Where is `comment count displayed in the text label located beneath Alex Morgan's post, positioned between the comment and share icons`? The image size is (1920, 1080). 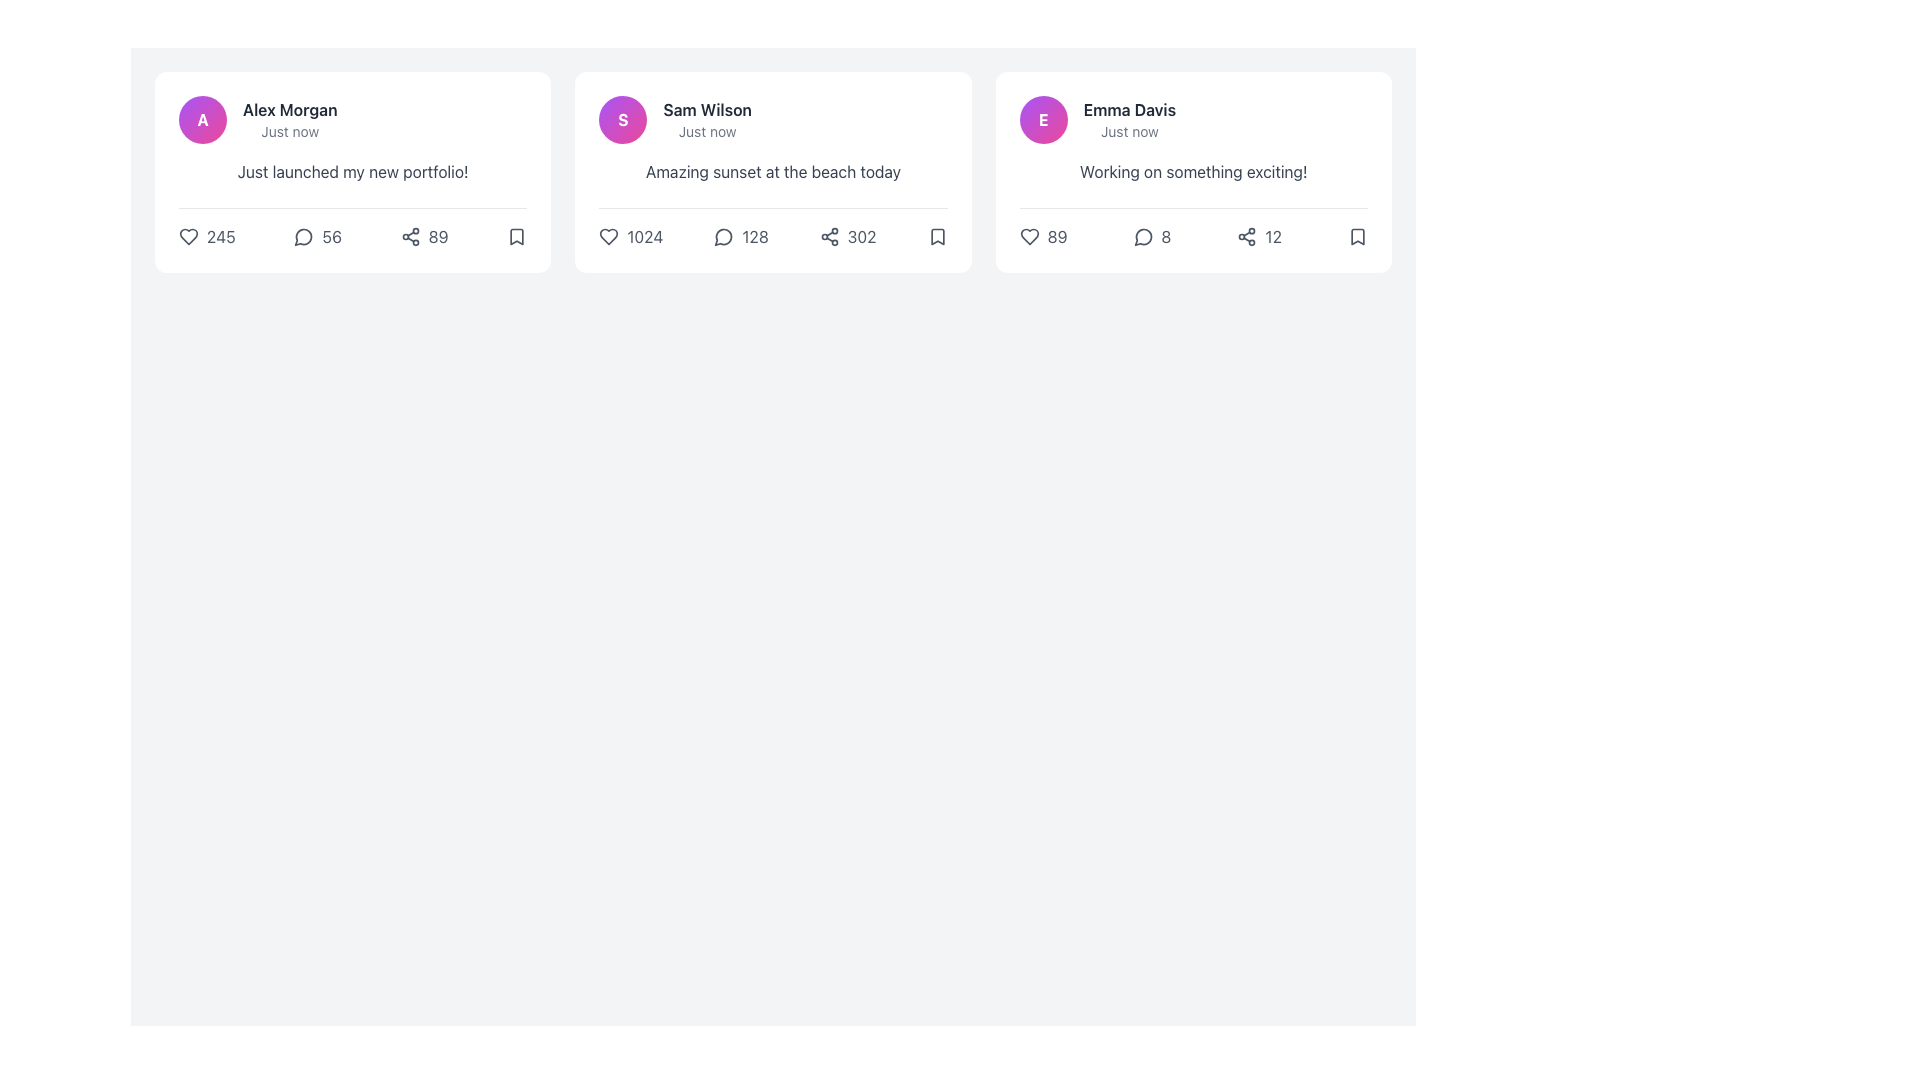 comment count displayed in the text label located beneath Alex Morgan's post, positioned between the comment and share icons is located at coordinates (332, 235).